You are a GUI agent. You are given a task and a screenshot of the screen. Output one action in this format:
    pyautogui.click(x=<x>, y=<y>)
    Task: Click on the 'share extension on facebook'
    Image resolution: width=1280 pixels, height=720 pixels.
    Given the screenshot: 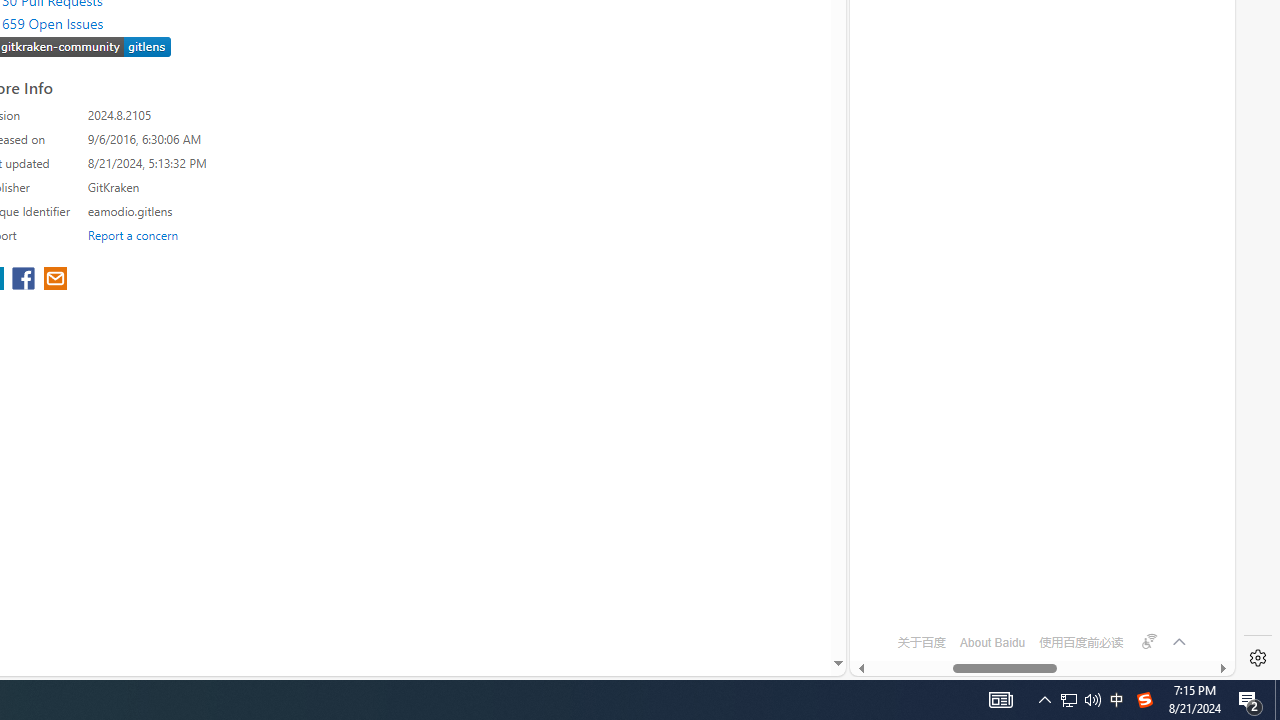 What is the action you would take?
    pyautogui.click(x=26, y=280)
    